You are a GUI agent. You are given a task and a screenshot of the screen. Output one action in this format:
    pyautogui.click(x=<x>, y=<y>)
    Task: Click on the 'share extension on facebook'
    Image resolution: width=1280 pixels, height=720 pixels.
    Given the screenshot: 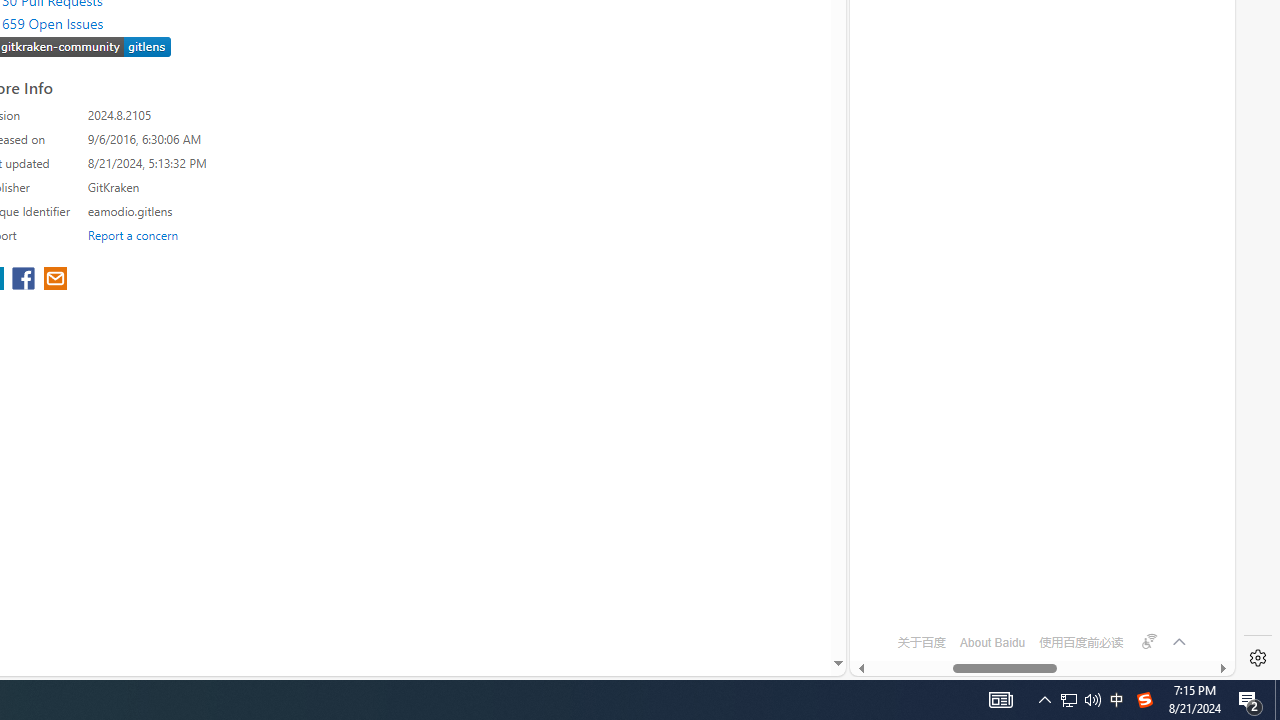 What is the action you would take?
    pyautogui.click(x=26, y=280)
    